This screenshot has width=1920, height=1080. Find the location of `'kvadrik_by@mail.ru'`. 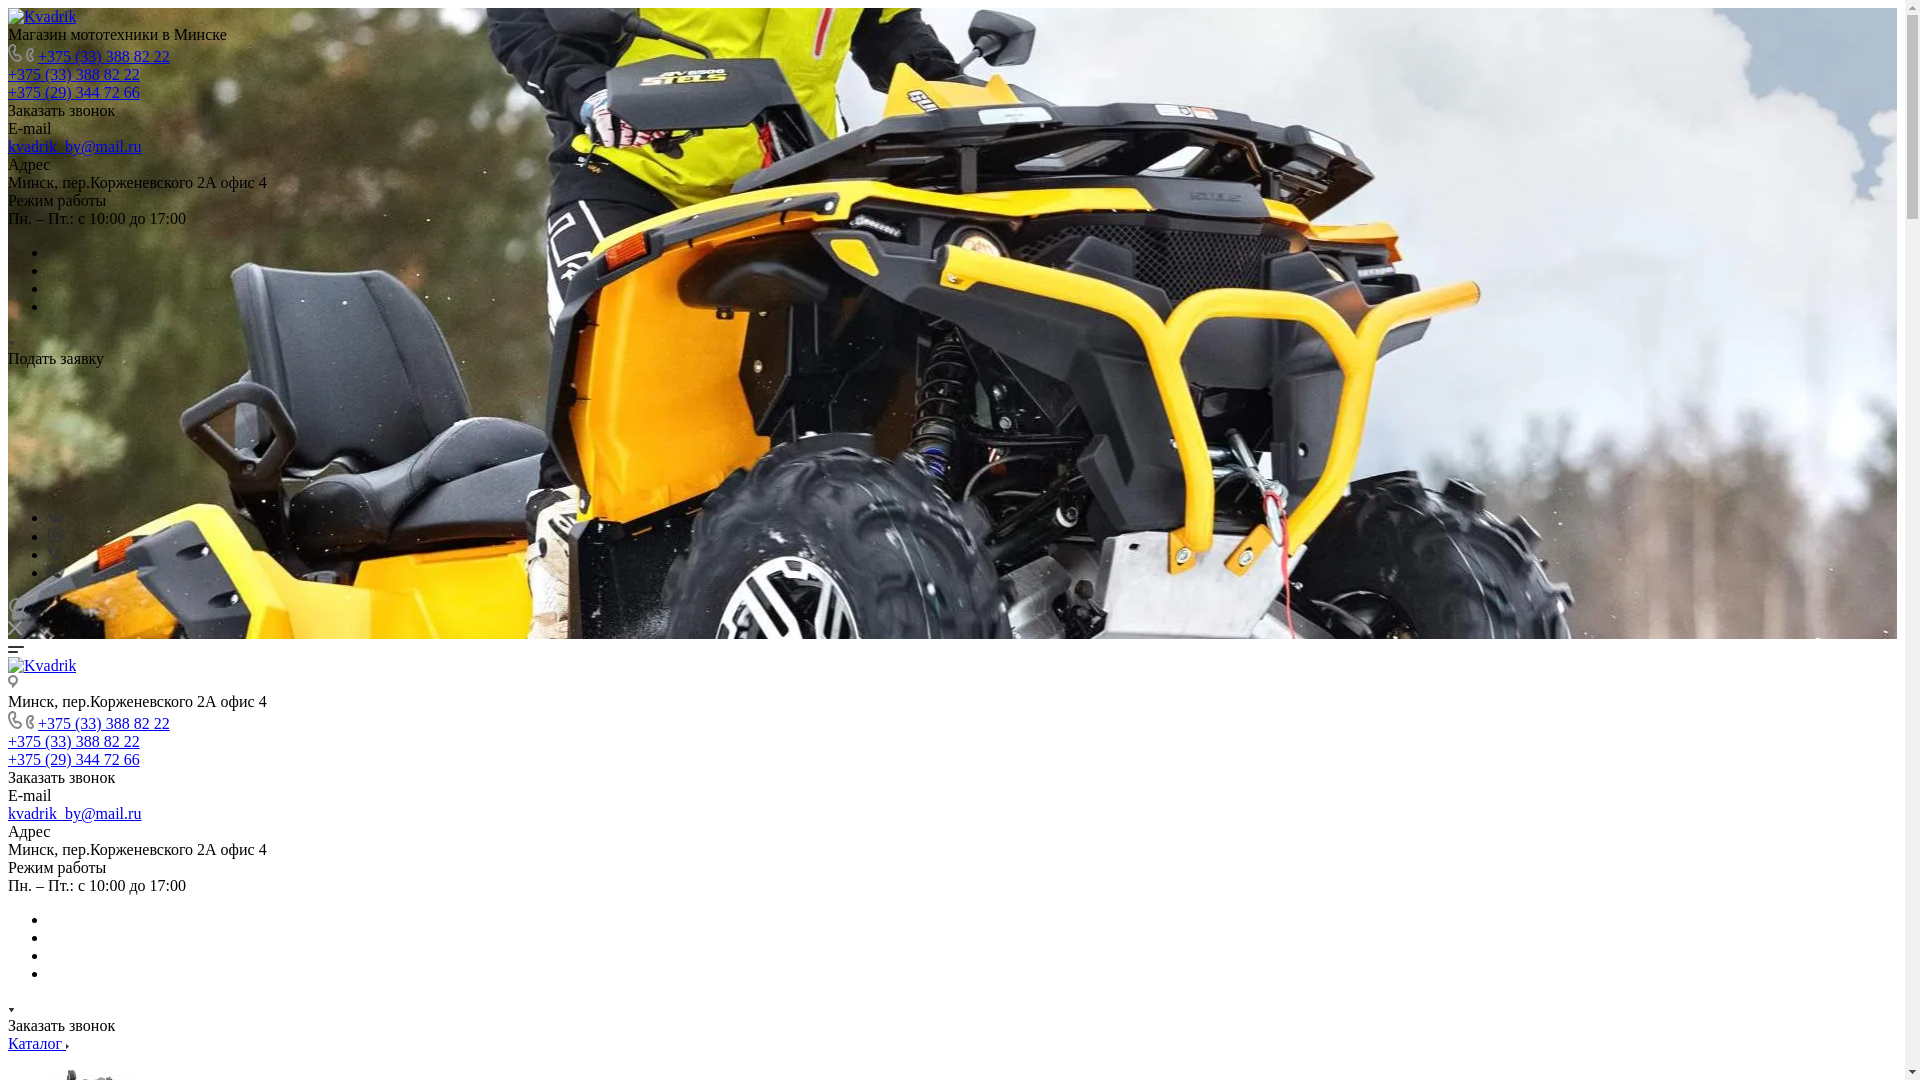

'kvadrik_by@mail.ru' is located at coordinates (8, 813).